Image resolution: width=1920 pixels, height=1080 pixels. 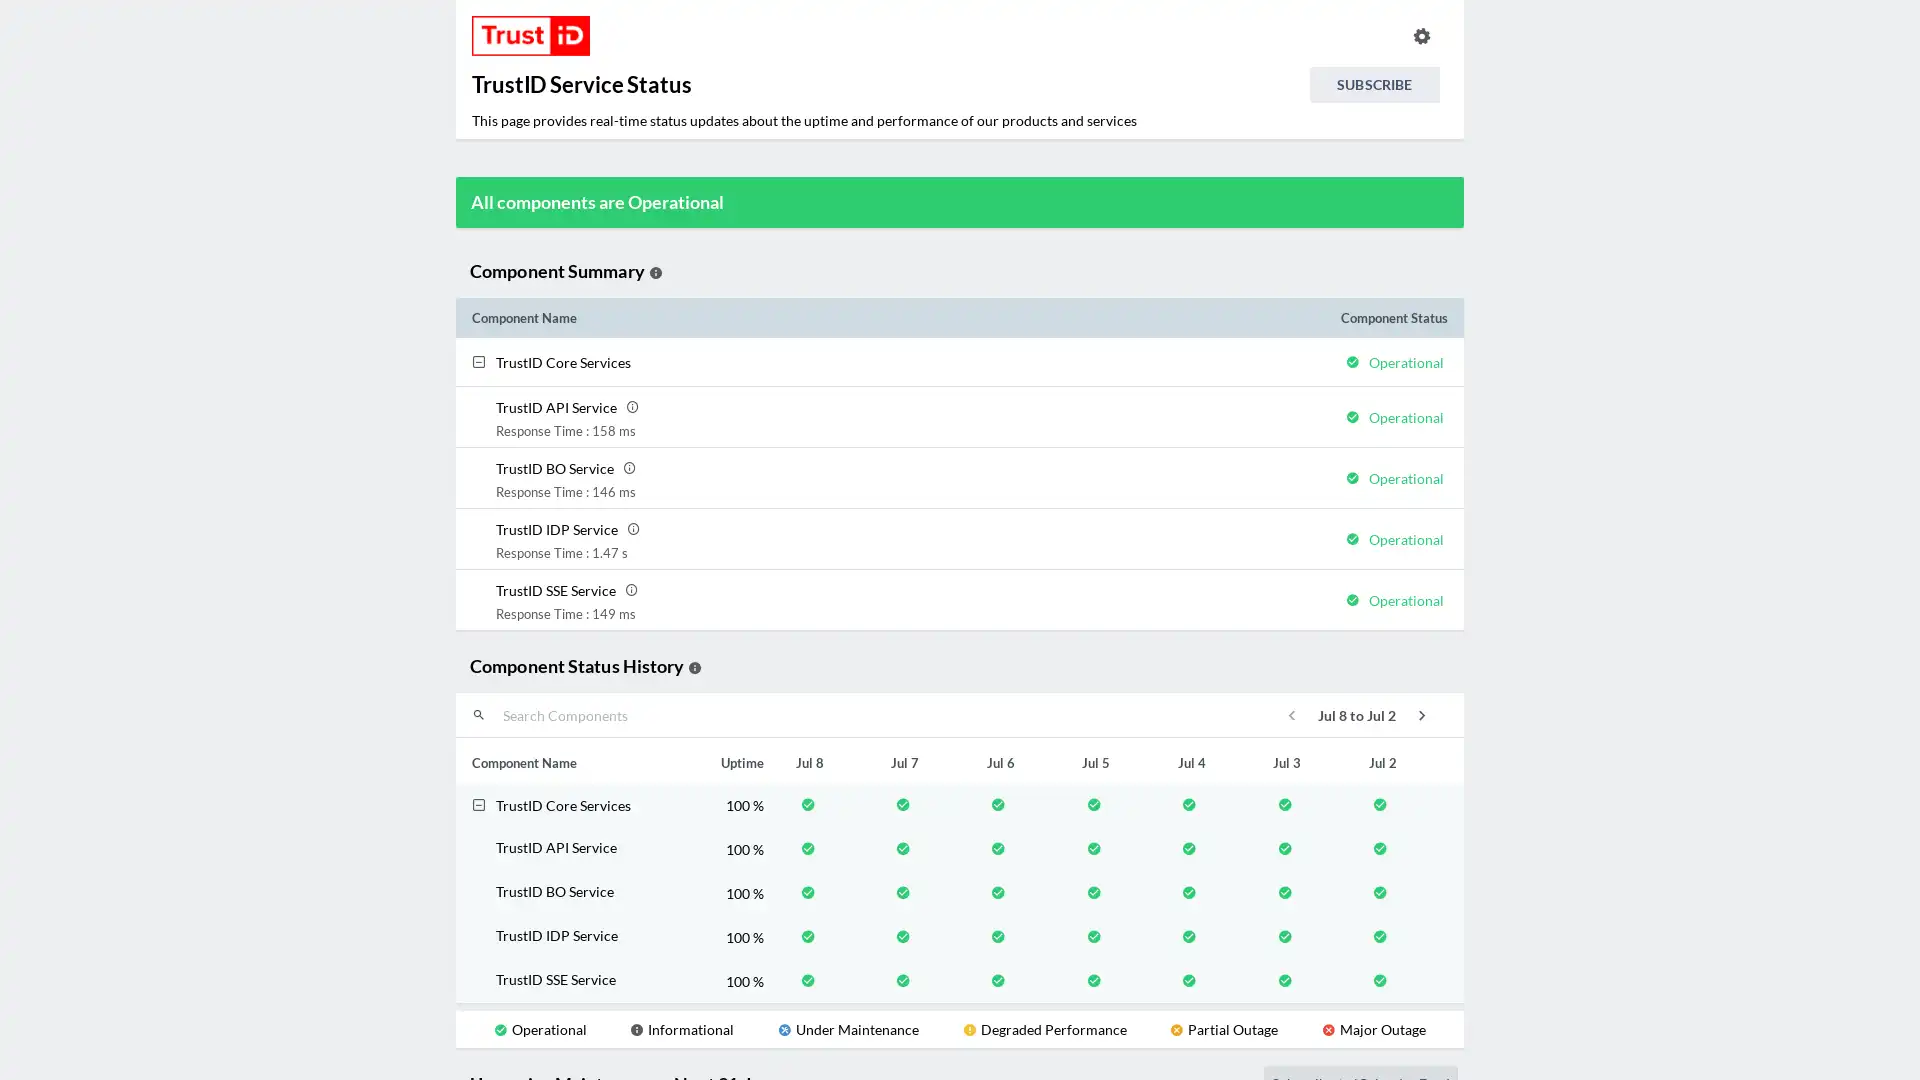 What do you see at coordinates (960, 979) in the screenshot?
I see `TrustID SSE Service 100 %` at bounding box center [960, 979].